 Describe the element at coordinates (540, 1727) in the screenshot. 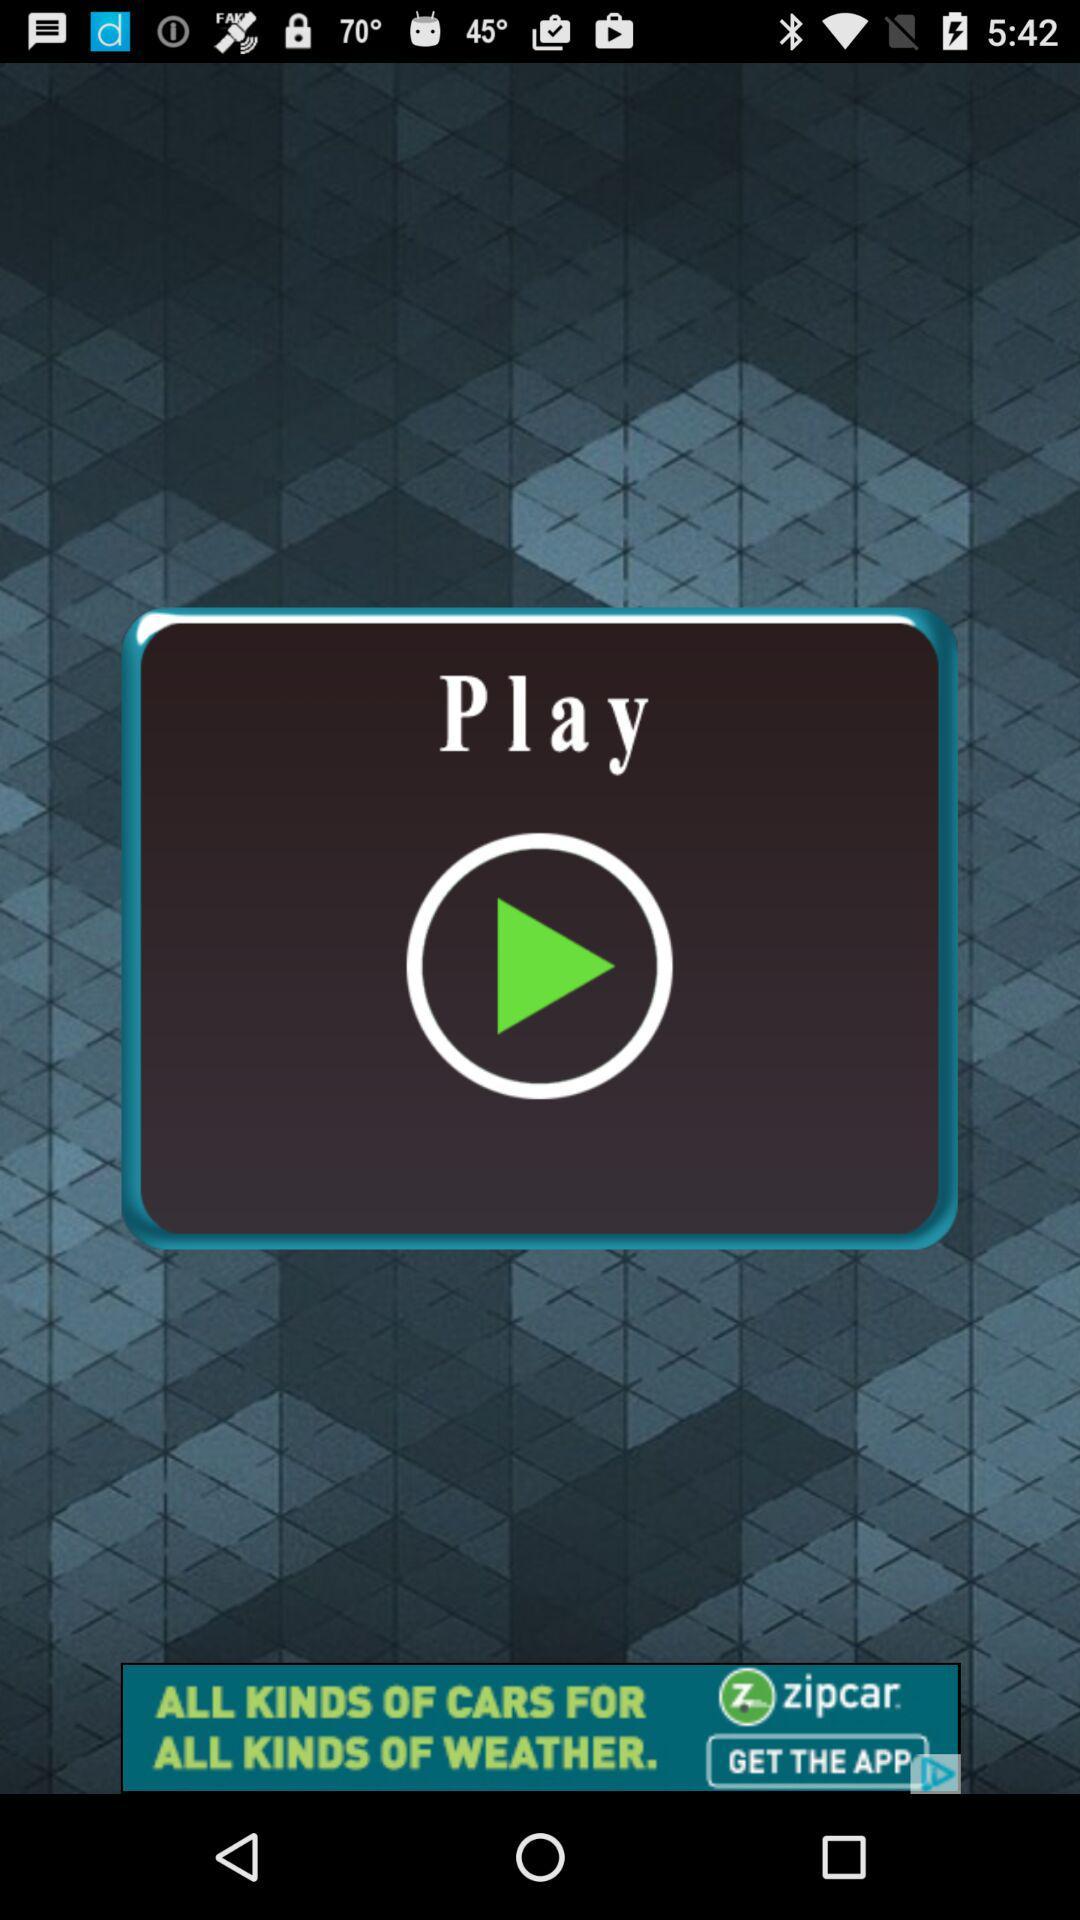

I see `the advertisement page` at that location.